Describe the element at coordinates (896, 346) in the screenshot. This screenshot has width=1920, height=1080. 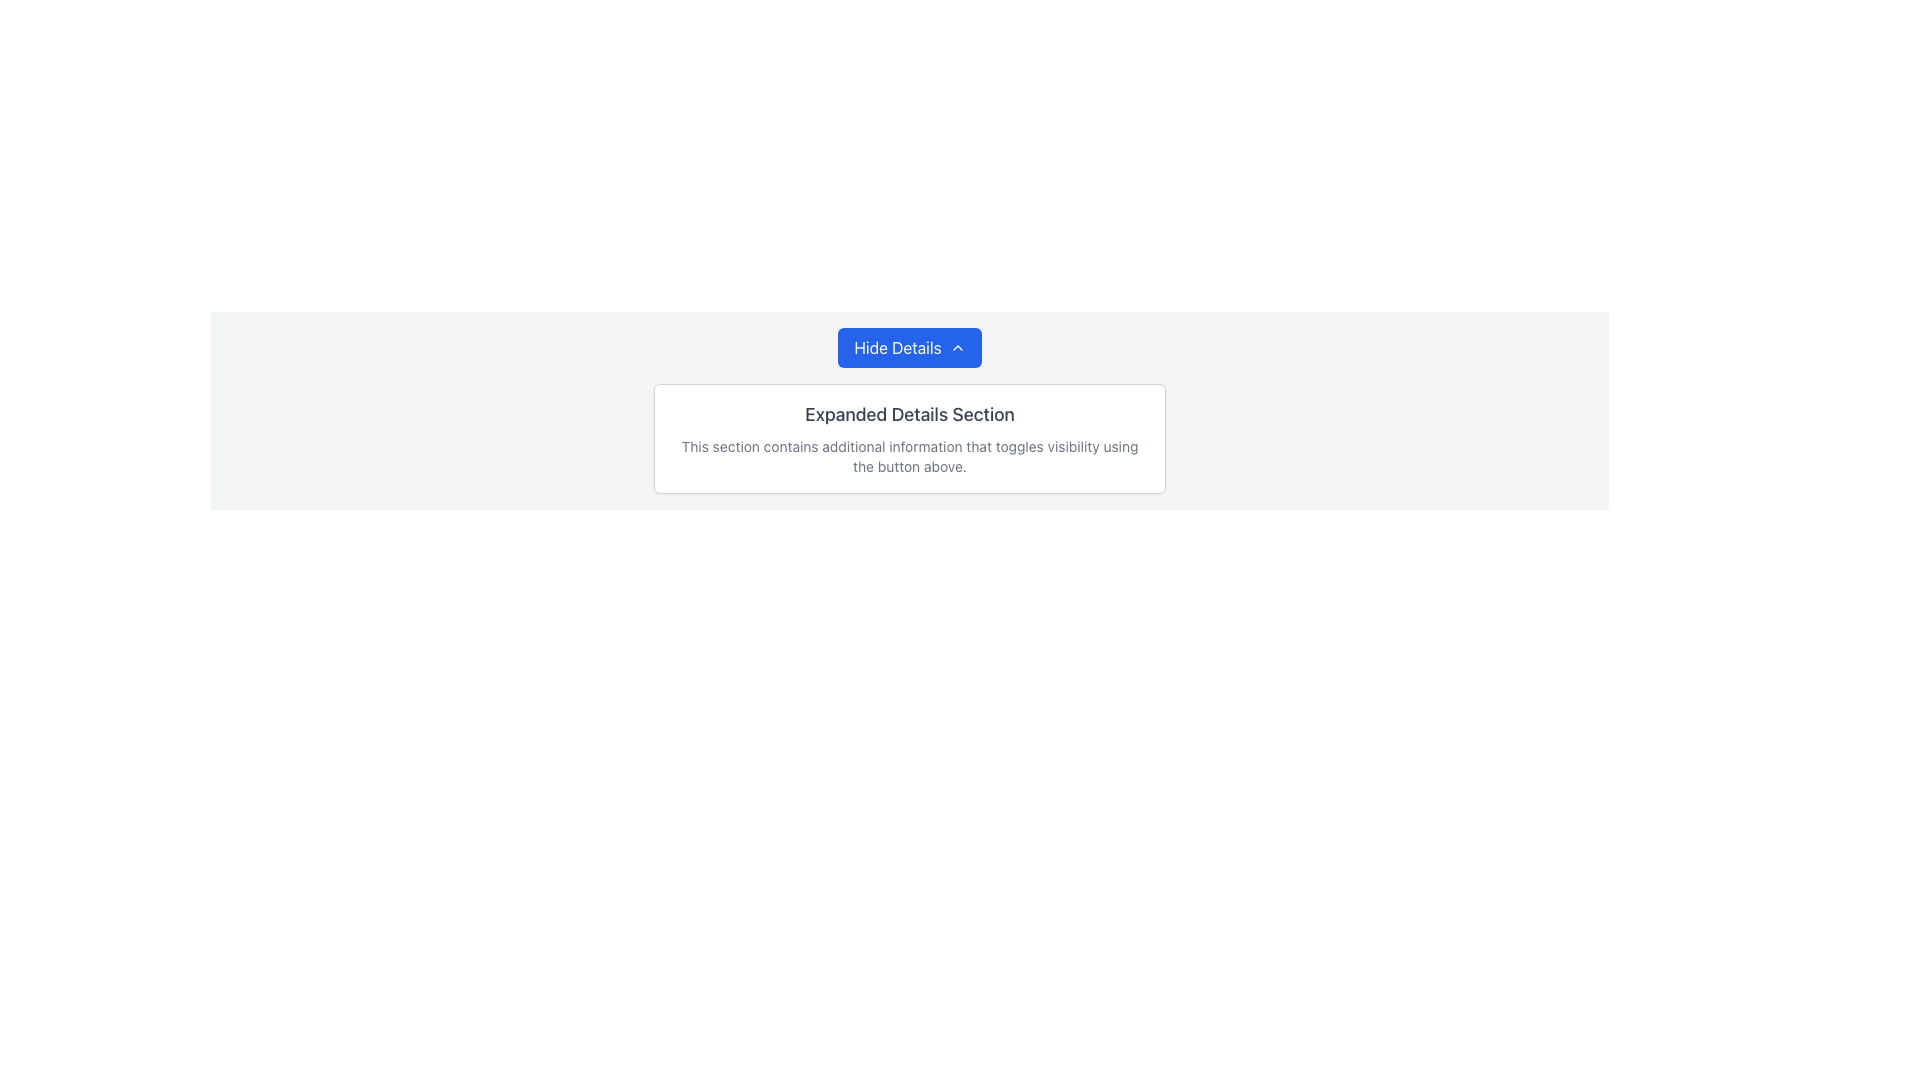
I see `the 'Hide Details' button, which is a static text element in white font on a blue background, centrally located above the 'Expanded Details Section'` at that location.